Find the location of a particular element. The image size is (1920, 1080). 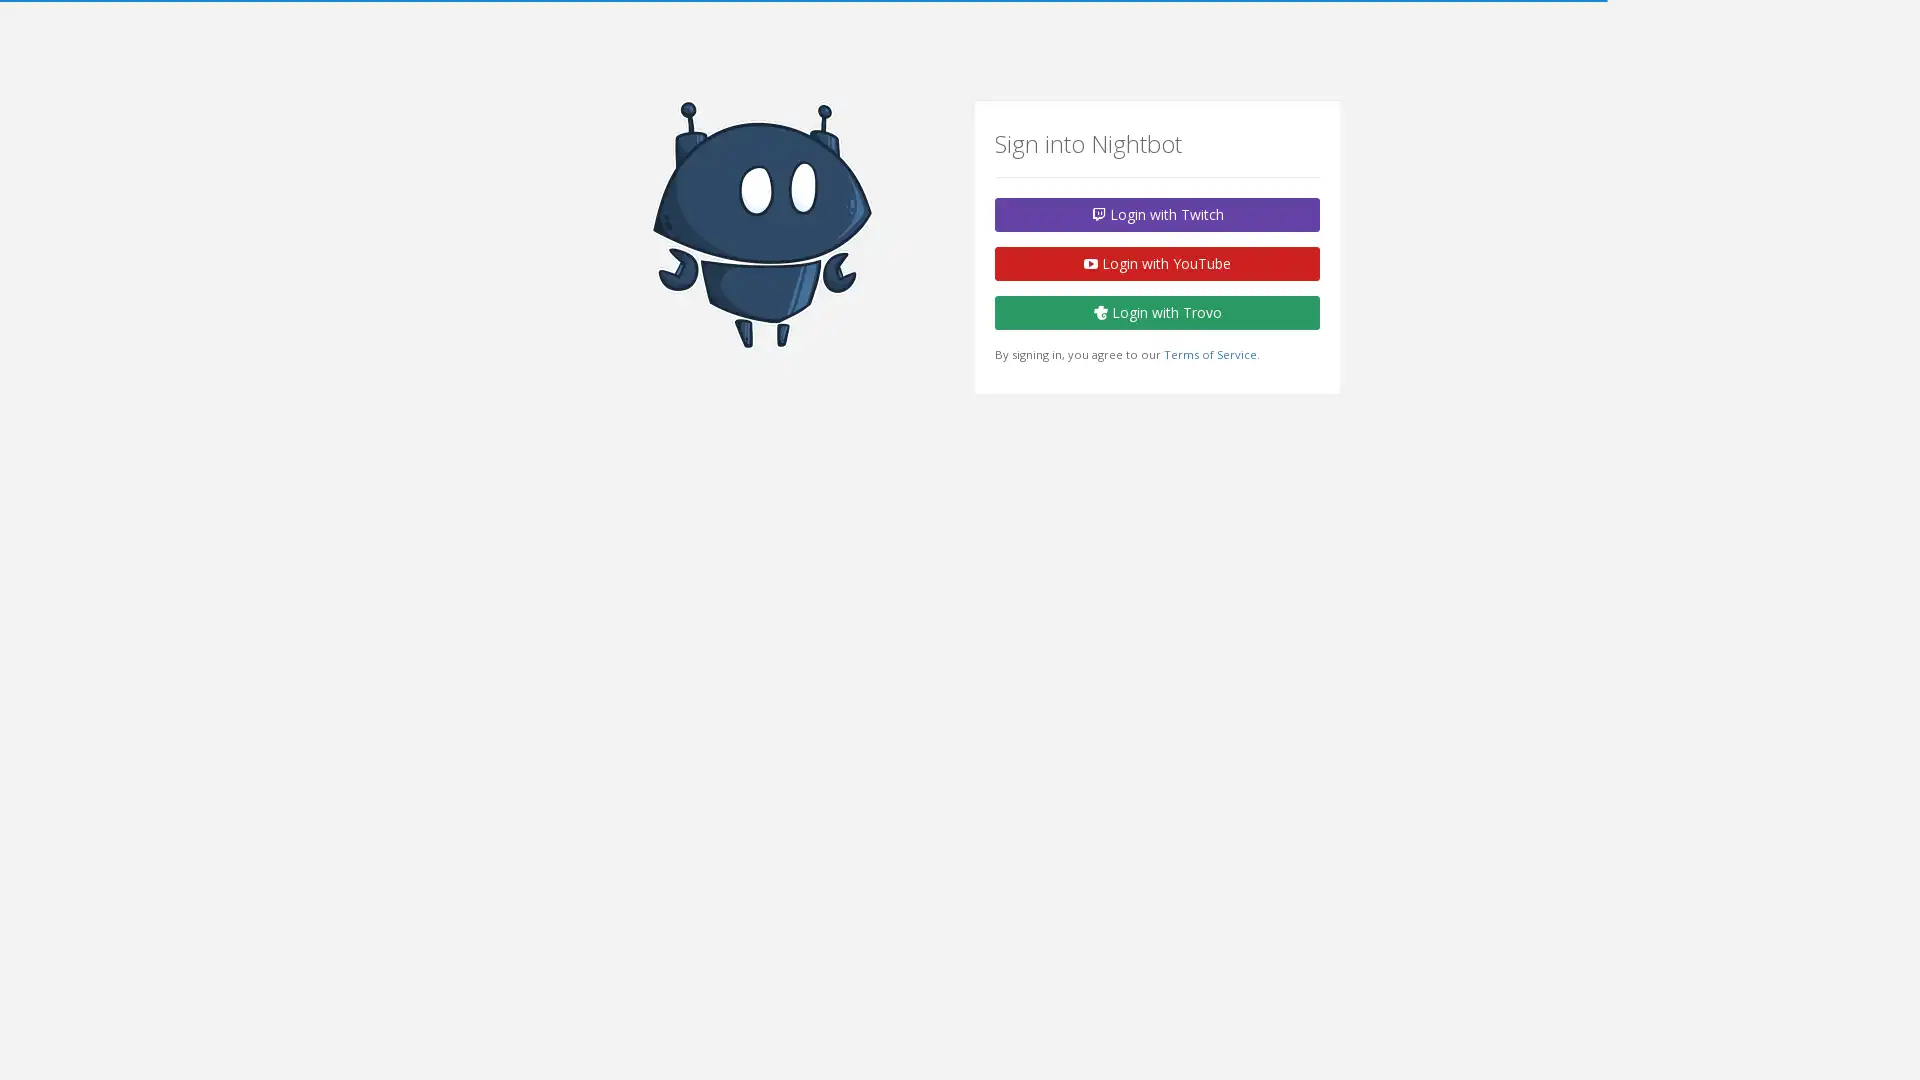

Login with Trovo is located at coordinates (1157, 312).